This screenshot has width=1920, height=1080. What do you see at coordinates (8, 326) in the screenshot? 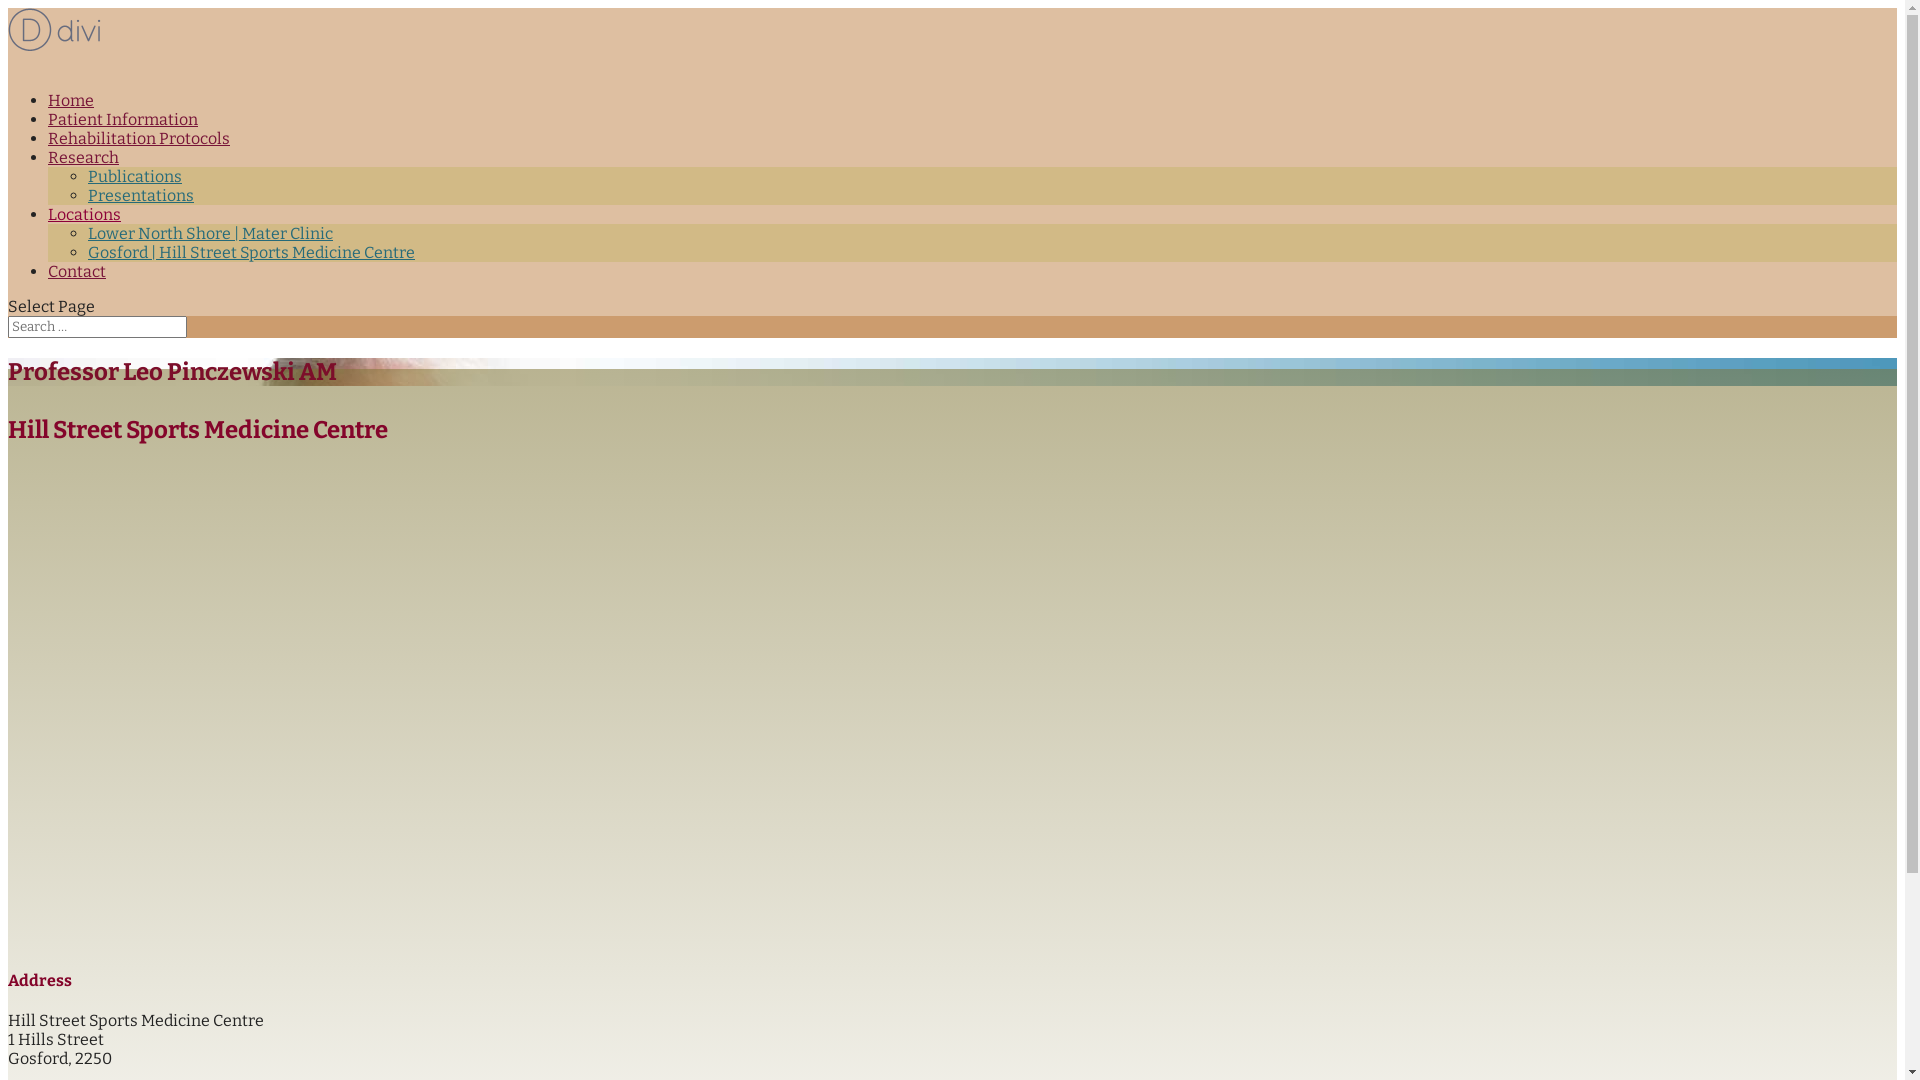
I see `'Search for:'` at bounding box center [8, 326].